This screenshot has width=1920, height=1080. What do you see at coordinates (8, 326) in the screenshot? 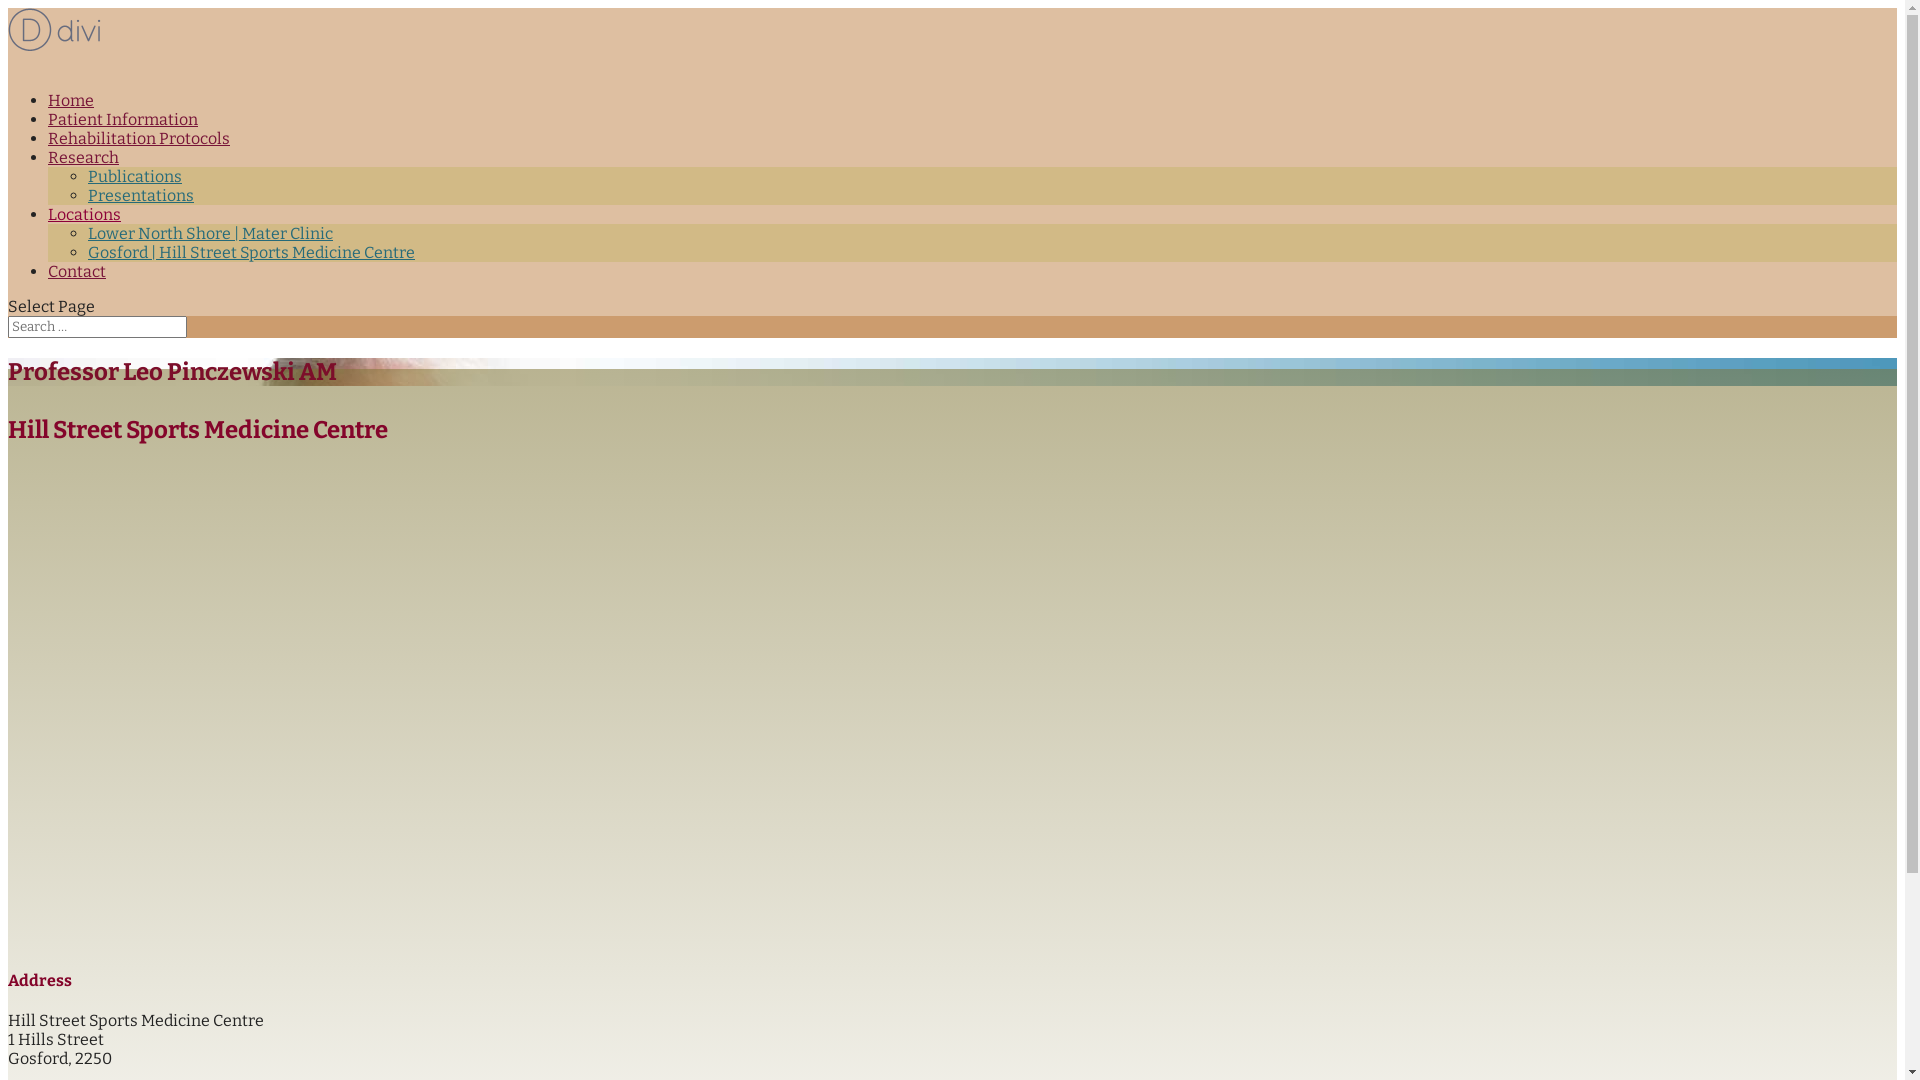
I see `'Search for:'` at bounding box center [8, 326].